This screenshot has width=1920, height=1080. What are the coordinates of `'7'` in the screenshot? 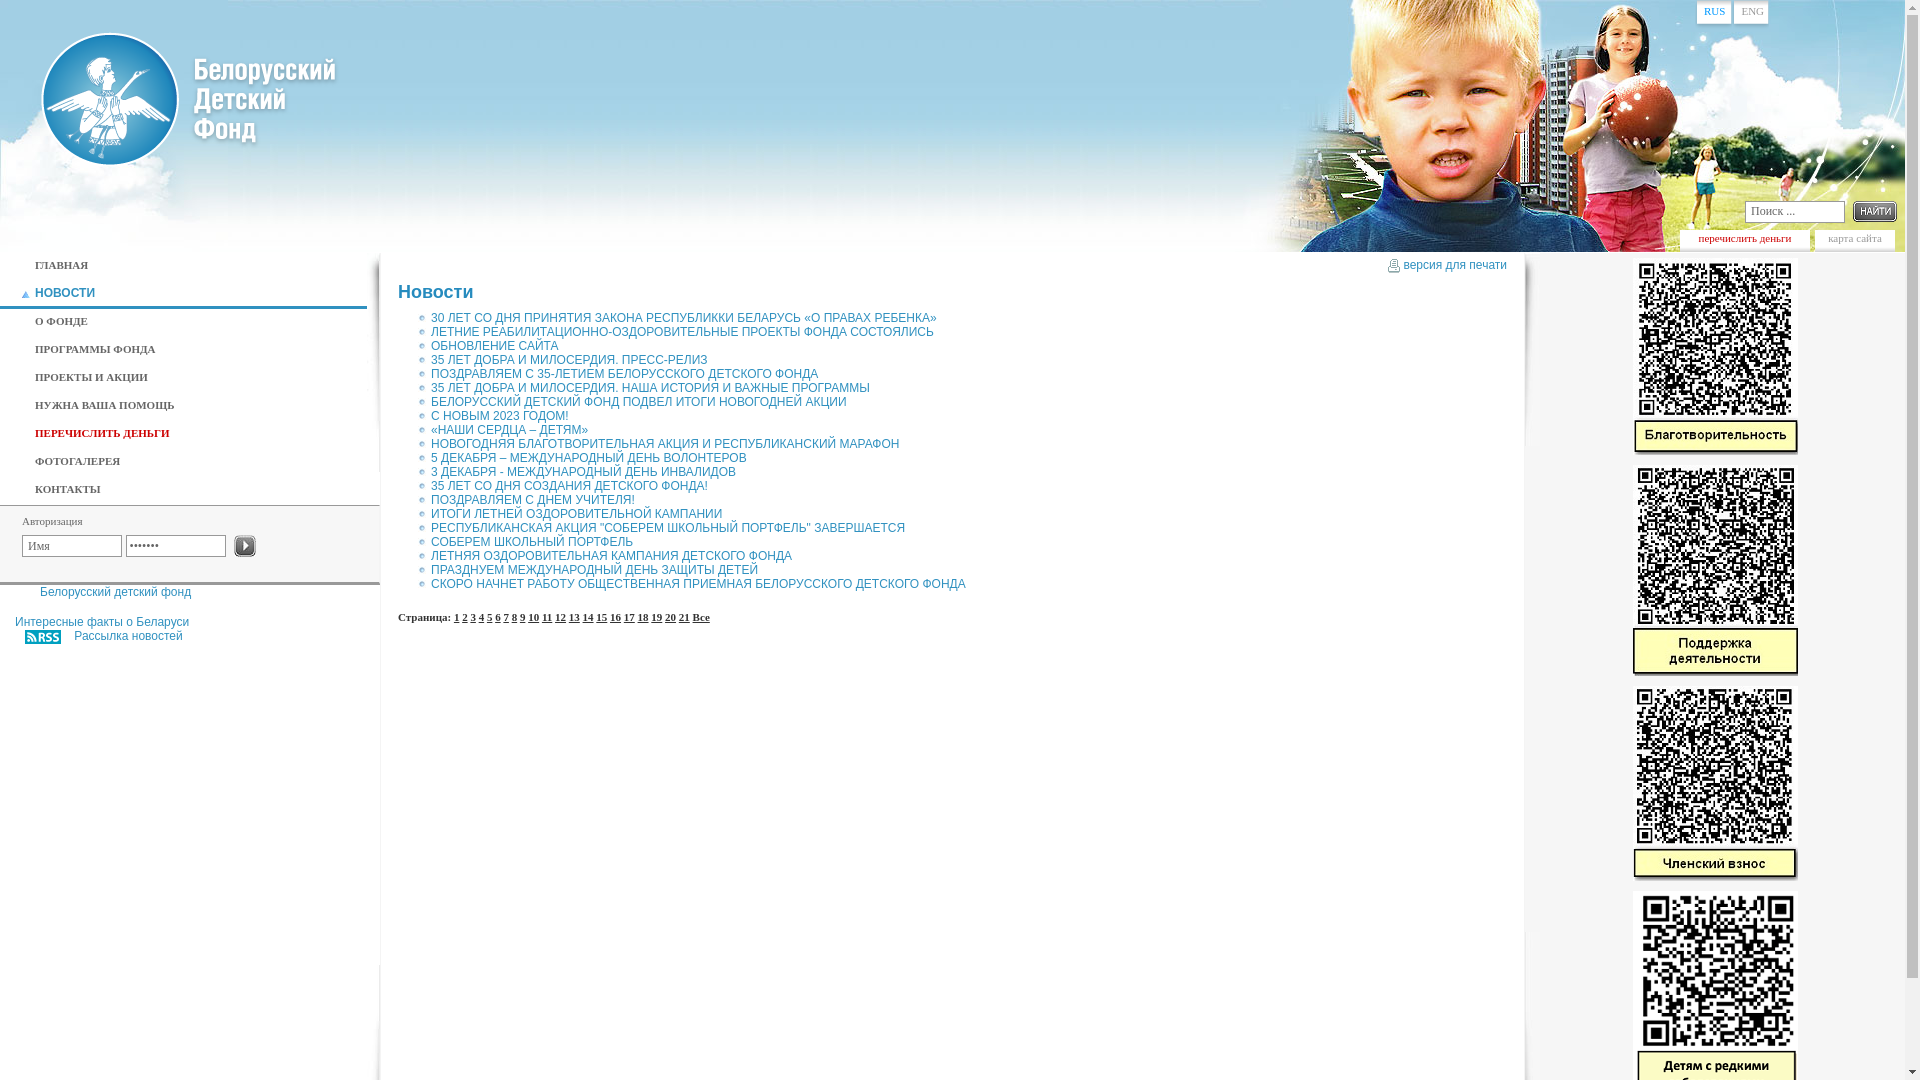 It's located at (505, 611).